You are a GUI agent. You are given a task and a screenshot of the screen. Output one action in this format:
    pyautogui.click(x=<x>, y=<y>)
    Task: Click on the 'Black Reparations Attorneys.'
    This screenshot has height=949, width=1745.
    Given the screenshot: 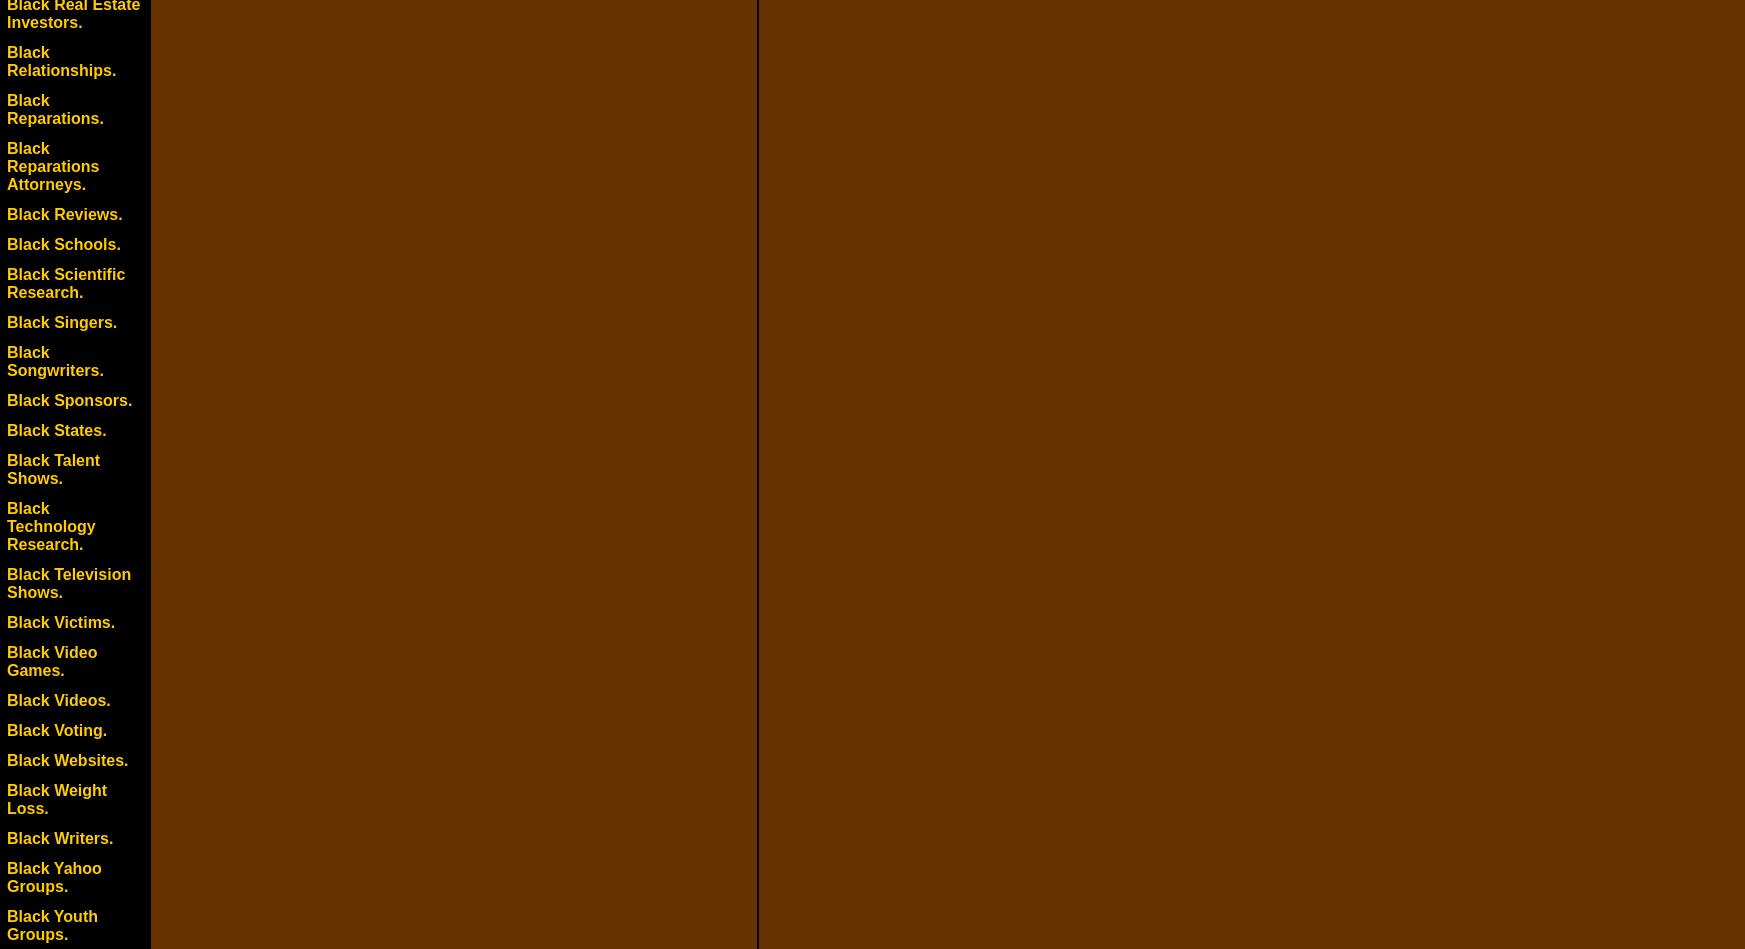 What is the action you would take?
    pyautogui.click(x=52, y=165)
    